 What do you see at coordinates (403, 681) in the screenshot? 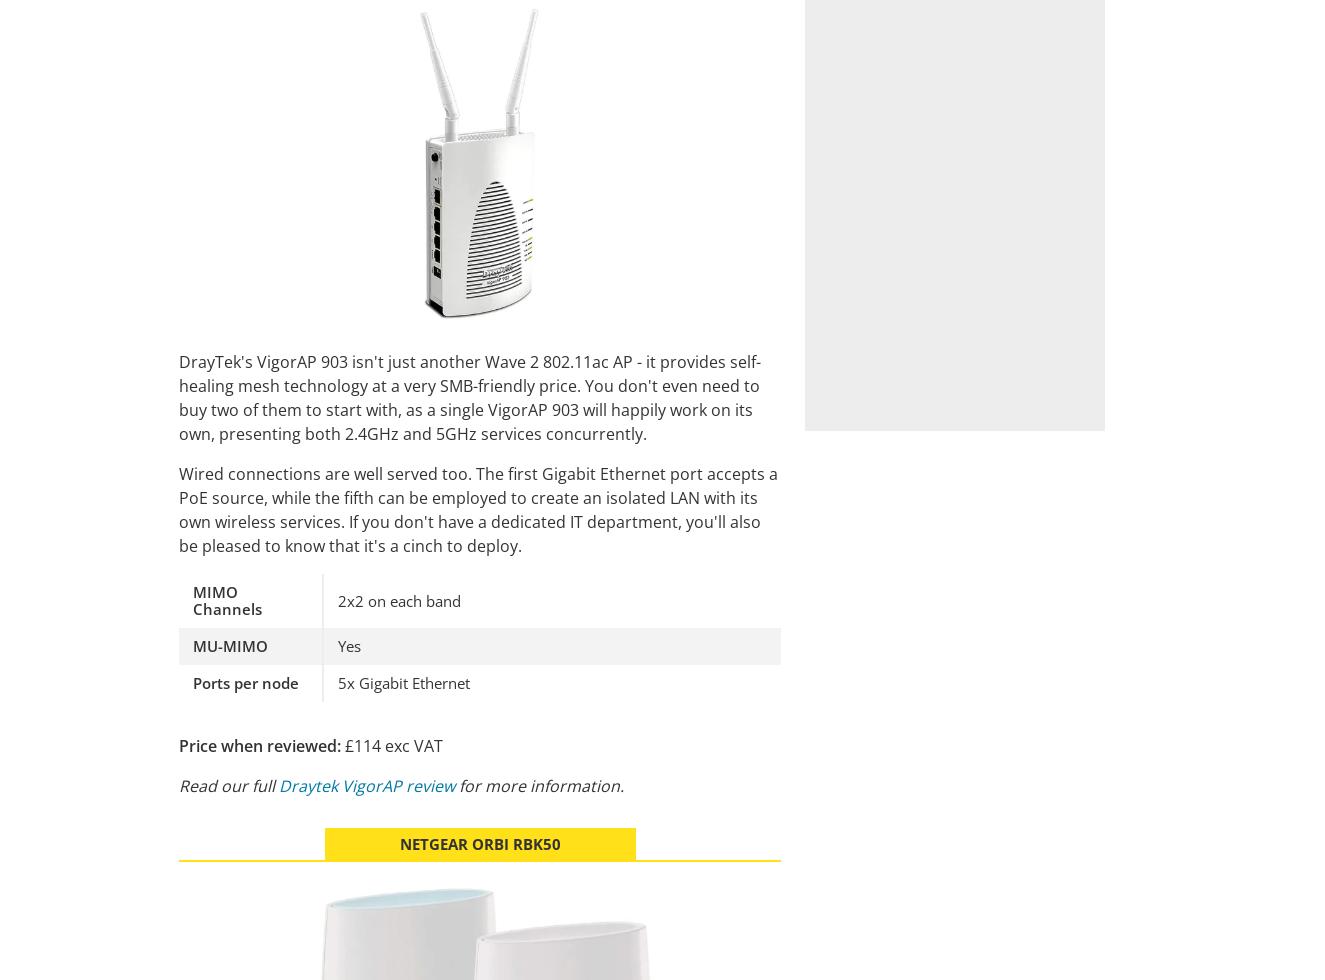
I see `'5x Gigabit Ethernet'` at bounding box center [403, 681].